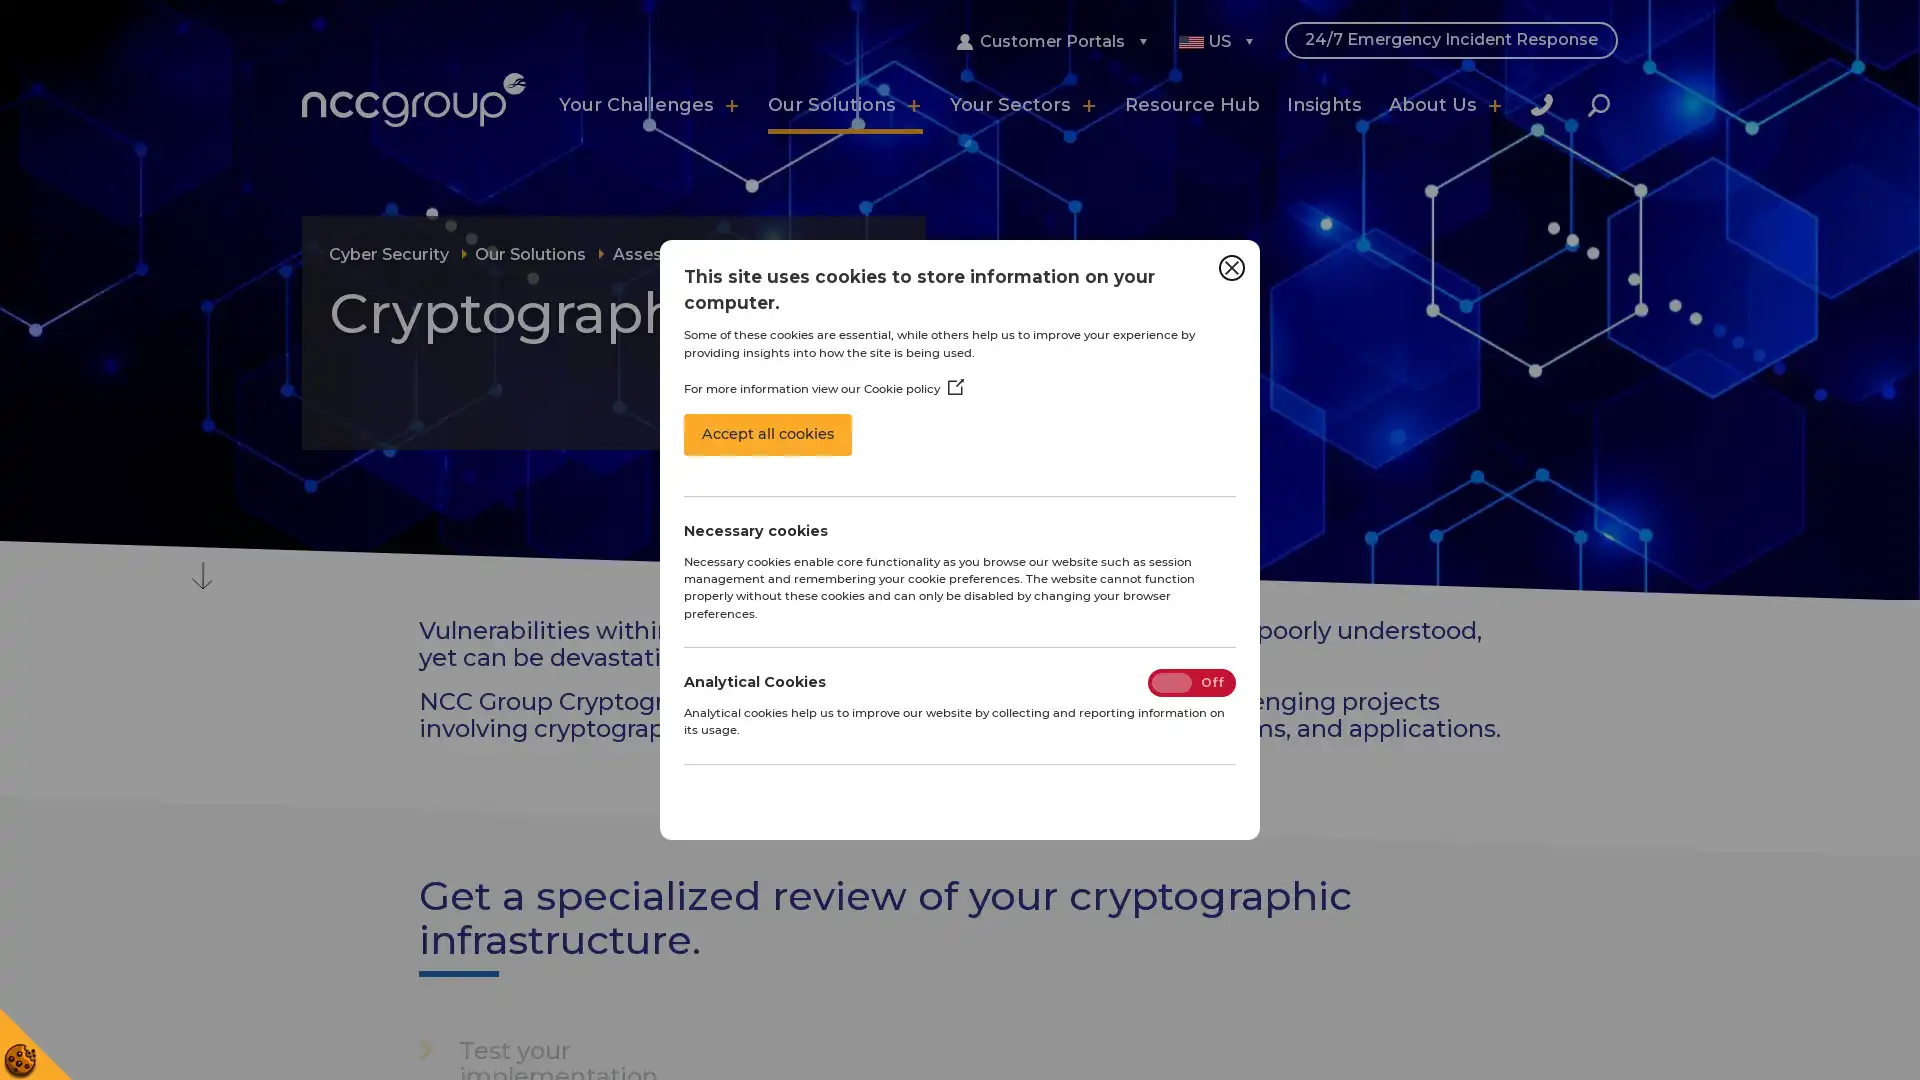 This screenshot has width=1920, height=1080. What do you see at coordinates (1533, 175) in the screenshot?
I see `Close Search` at bounding box center [1533, 175].